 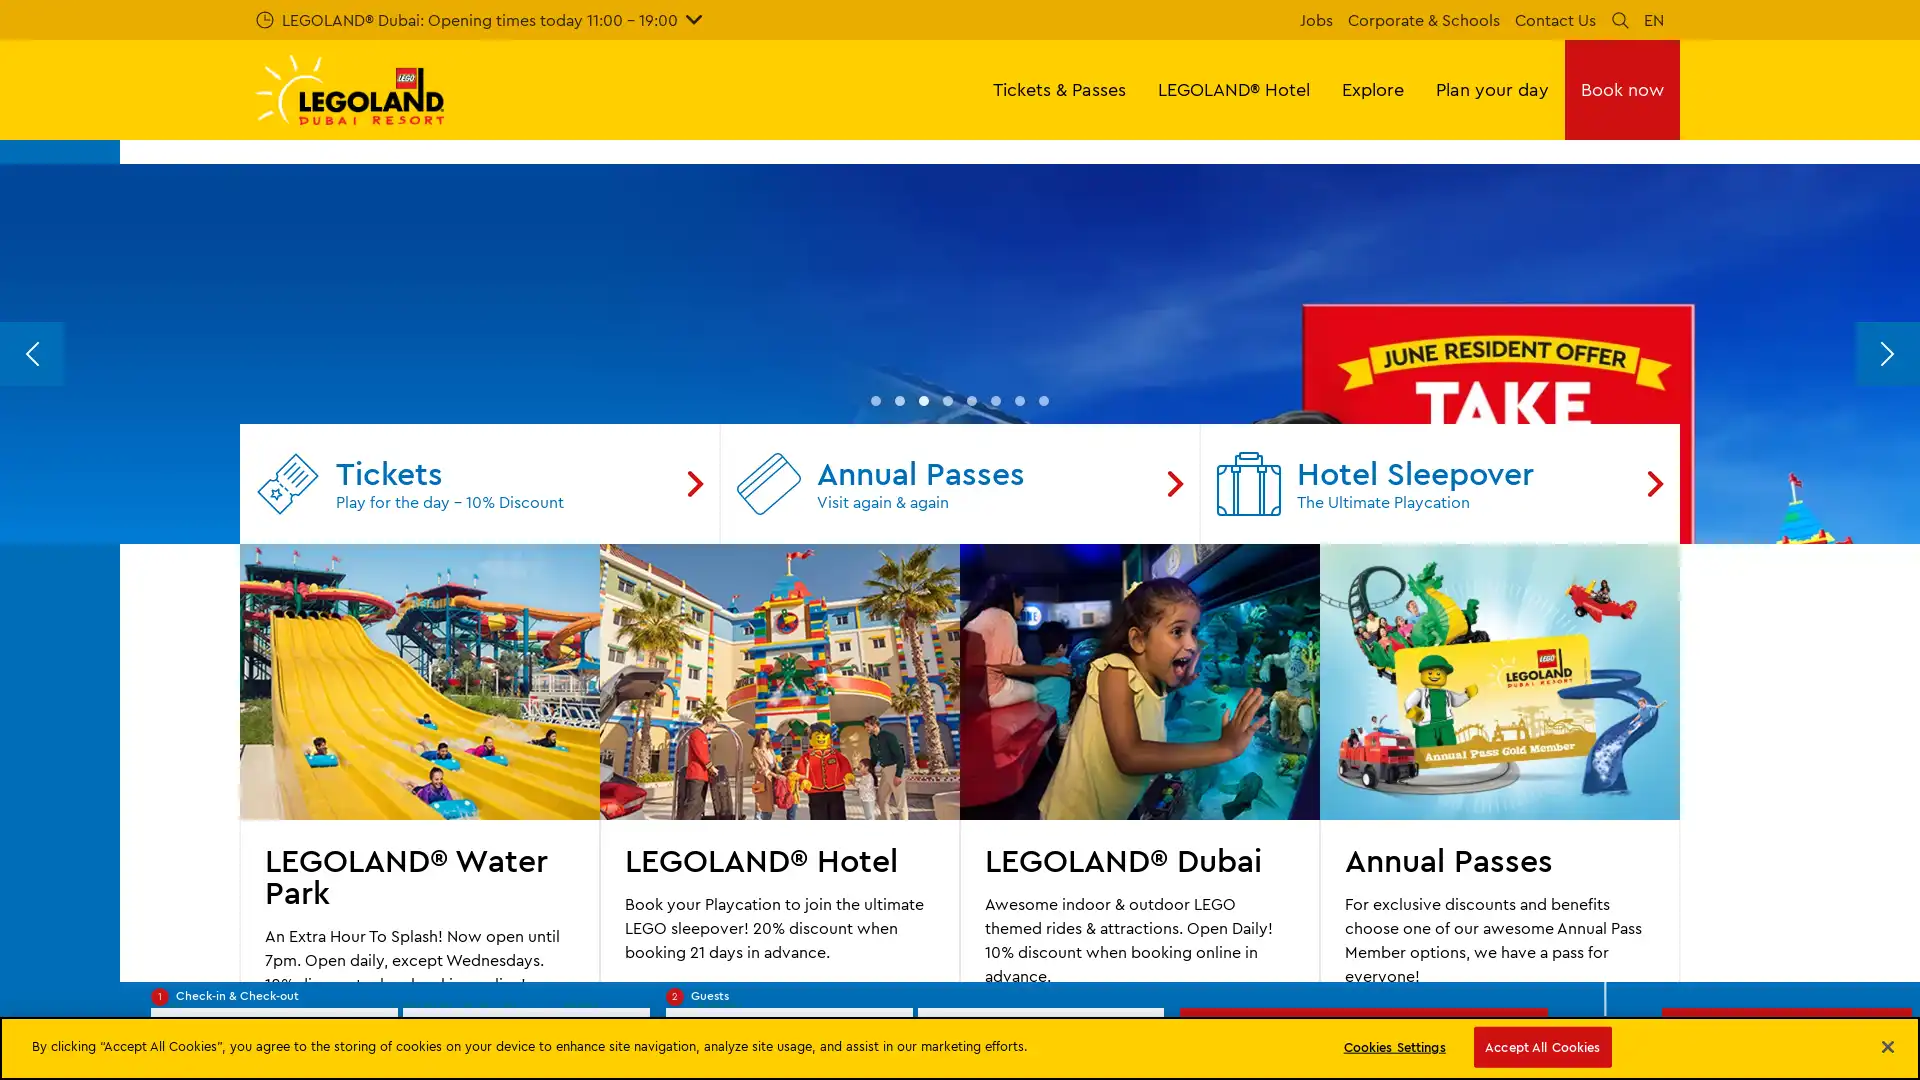 I want to click on Accept All Cookies, so click(x=1541, y=1045).